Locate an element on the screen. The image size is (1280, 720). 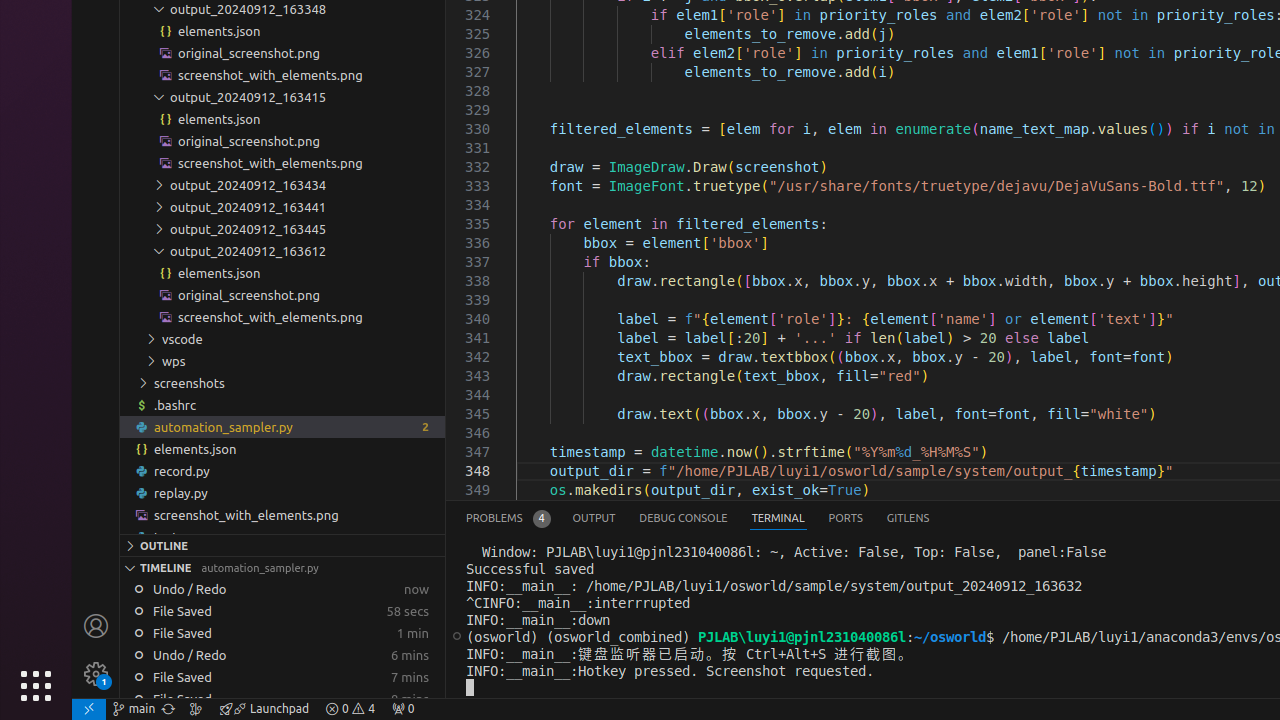
'output_20240912_163441' is located at coordinates (281, 206).